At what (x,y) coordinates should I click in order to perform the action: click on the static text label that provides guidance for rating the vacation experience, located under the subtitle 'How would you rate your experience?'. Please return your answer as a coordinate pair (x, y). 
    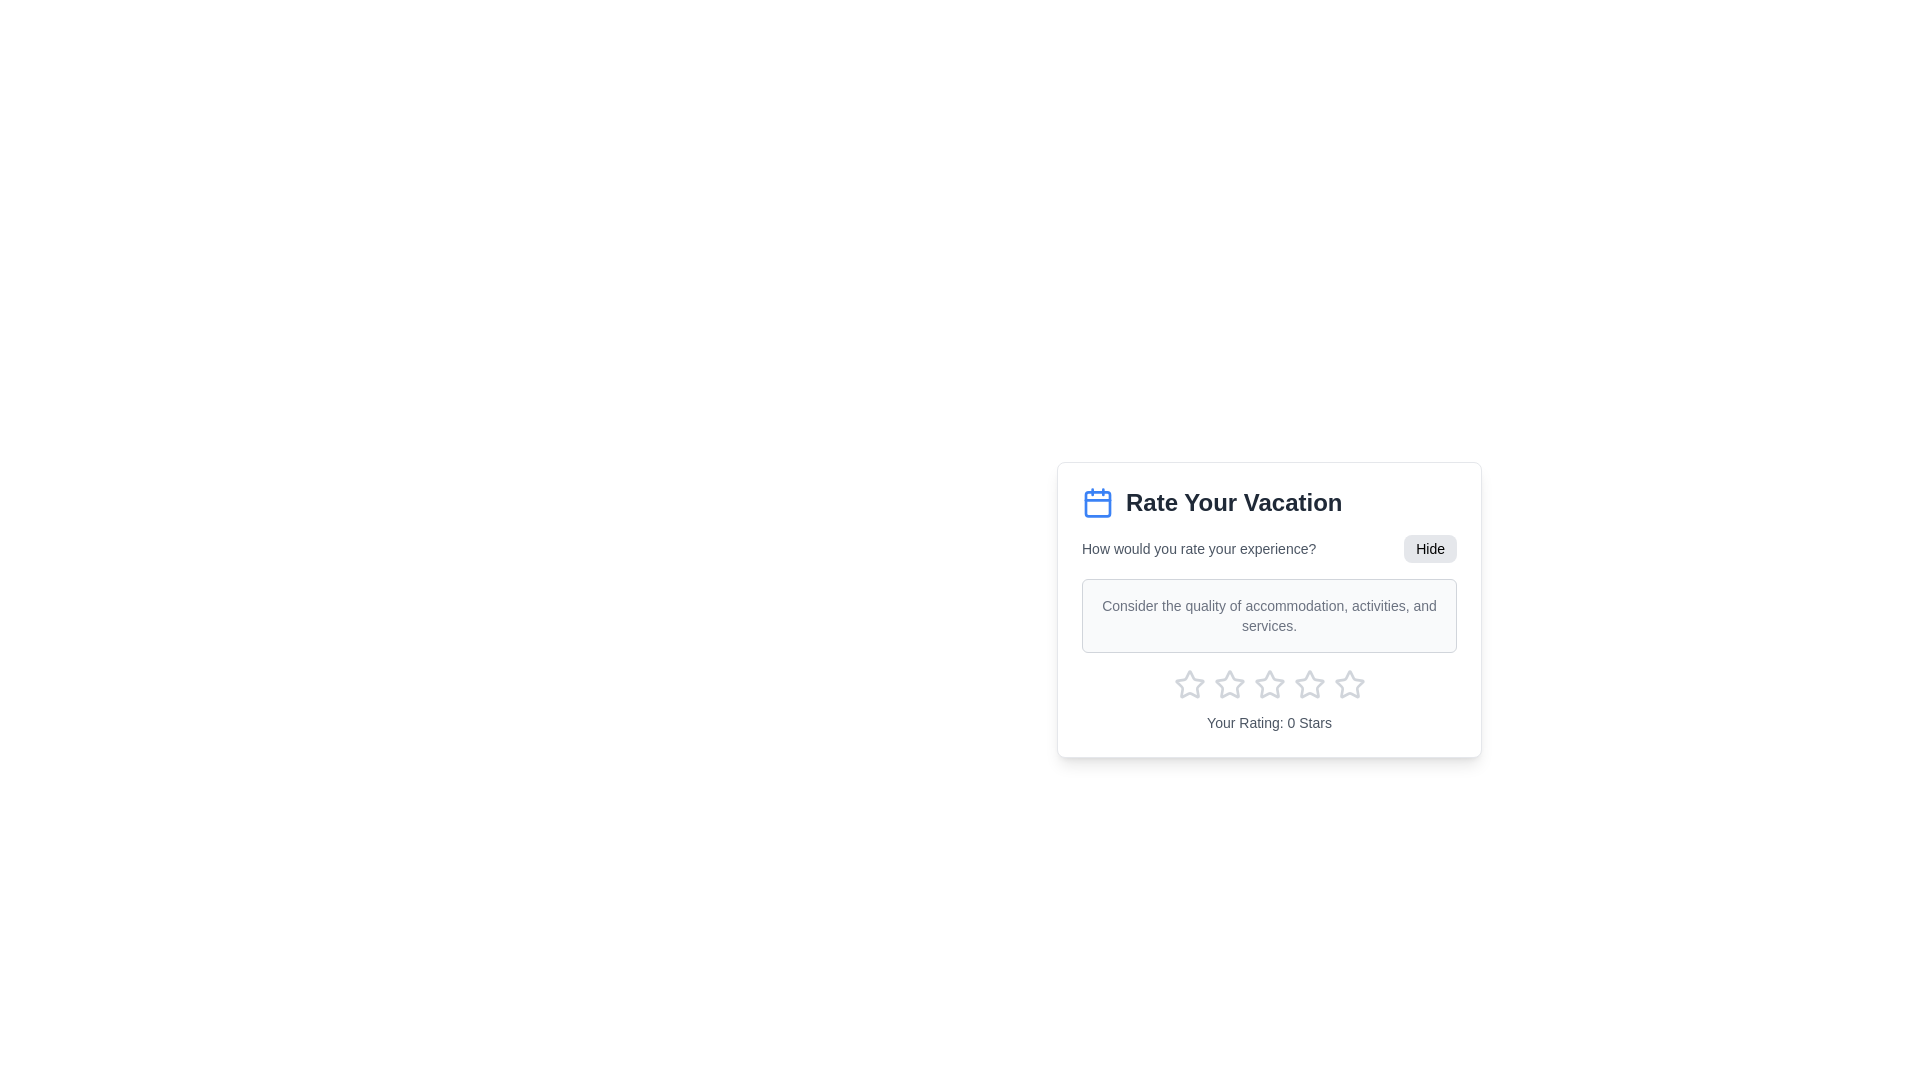
    Looking at the image, I should click on (1268, 615).